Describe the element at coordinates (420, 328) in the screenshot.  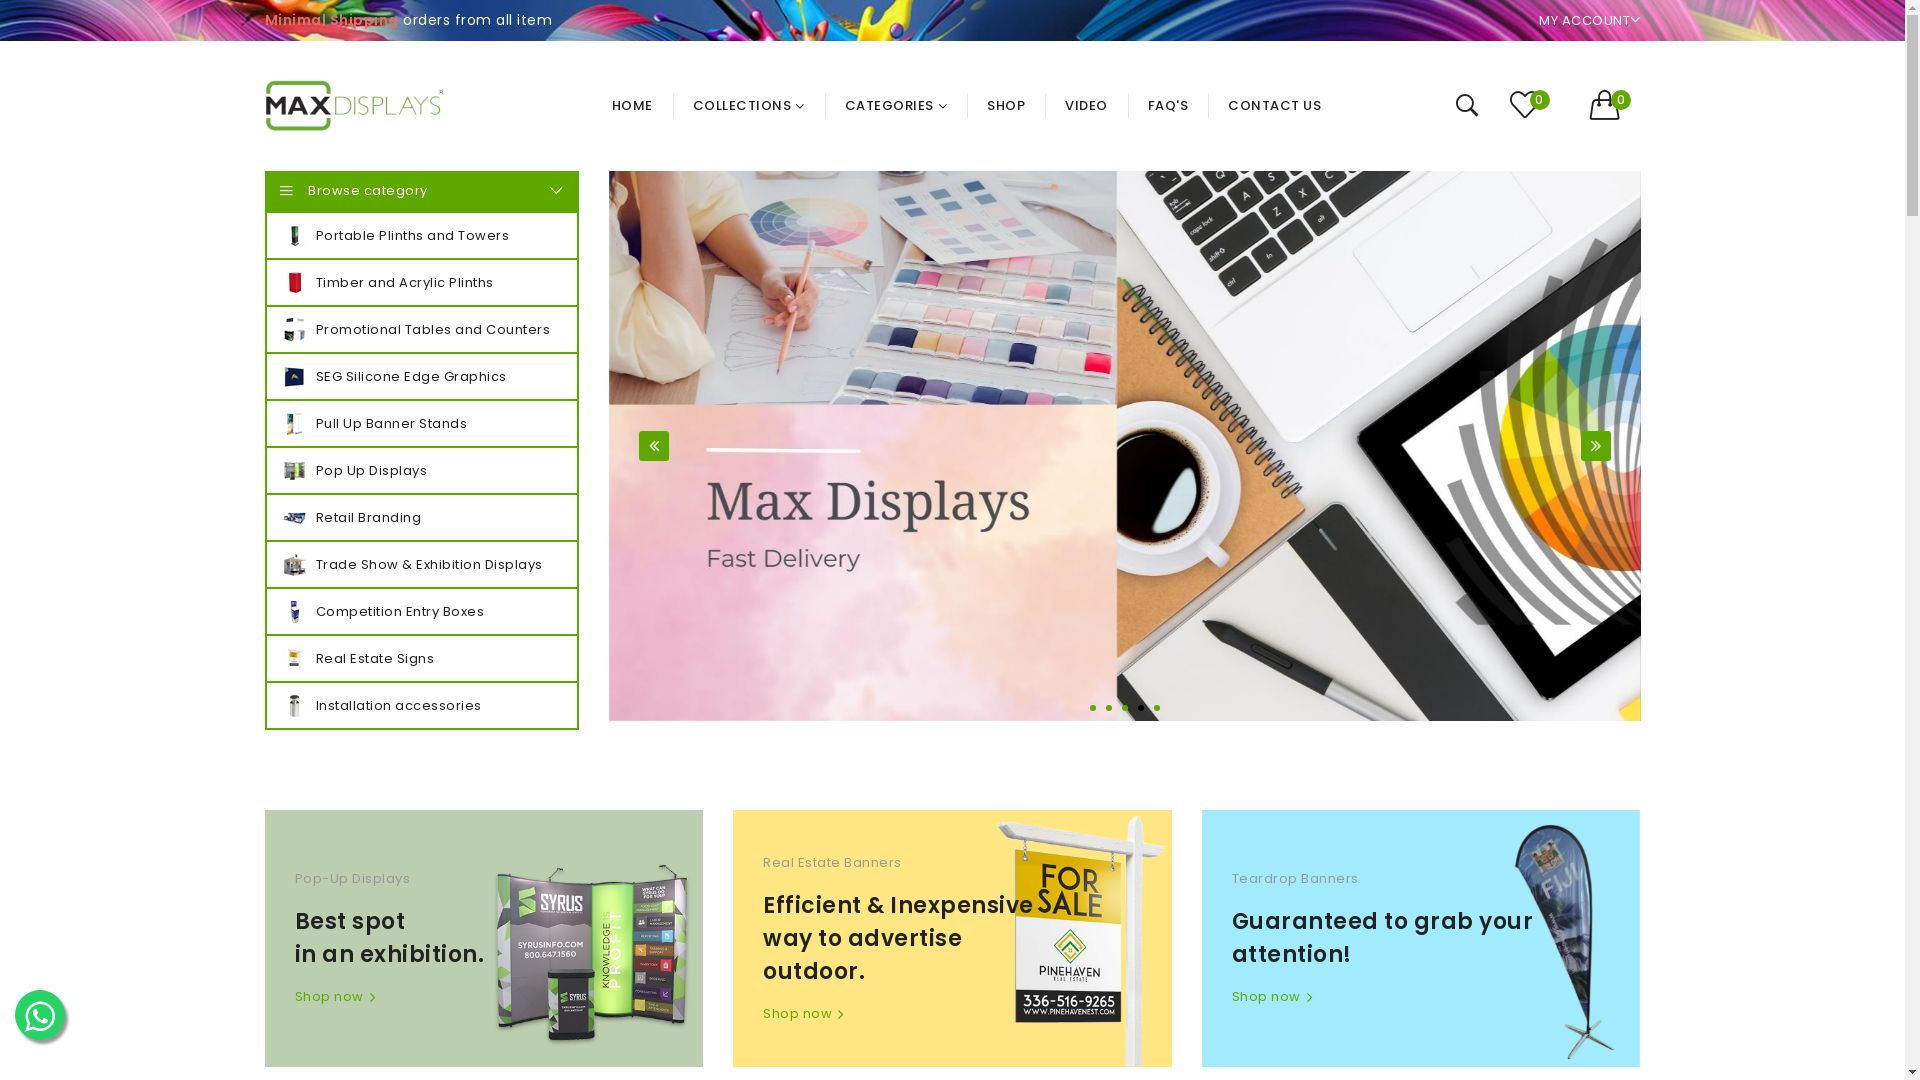
I see `'Promotional Tables and Counters'` at that location.